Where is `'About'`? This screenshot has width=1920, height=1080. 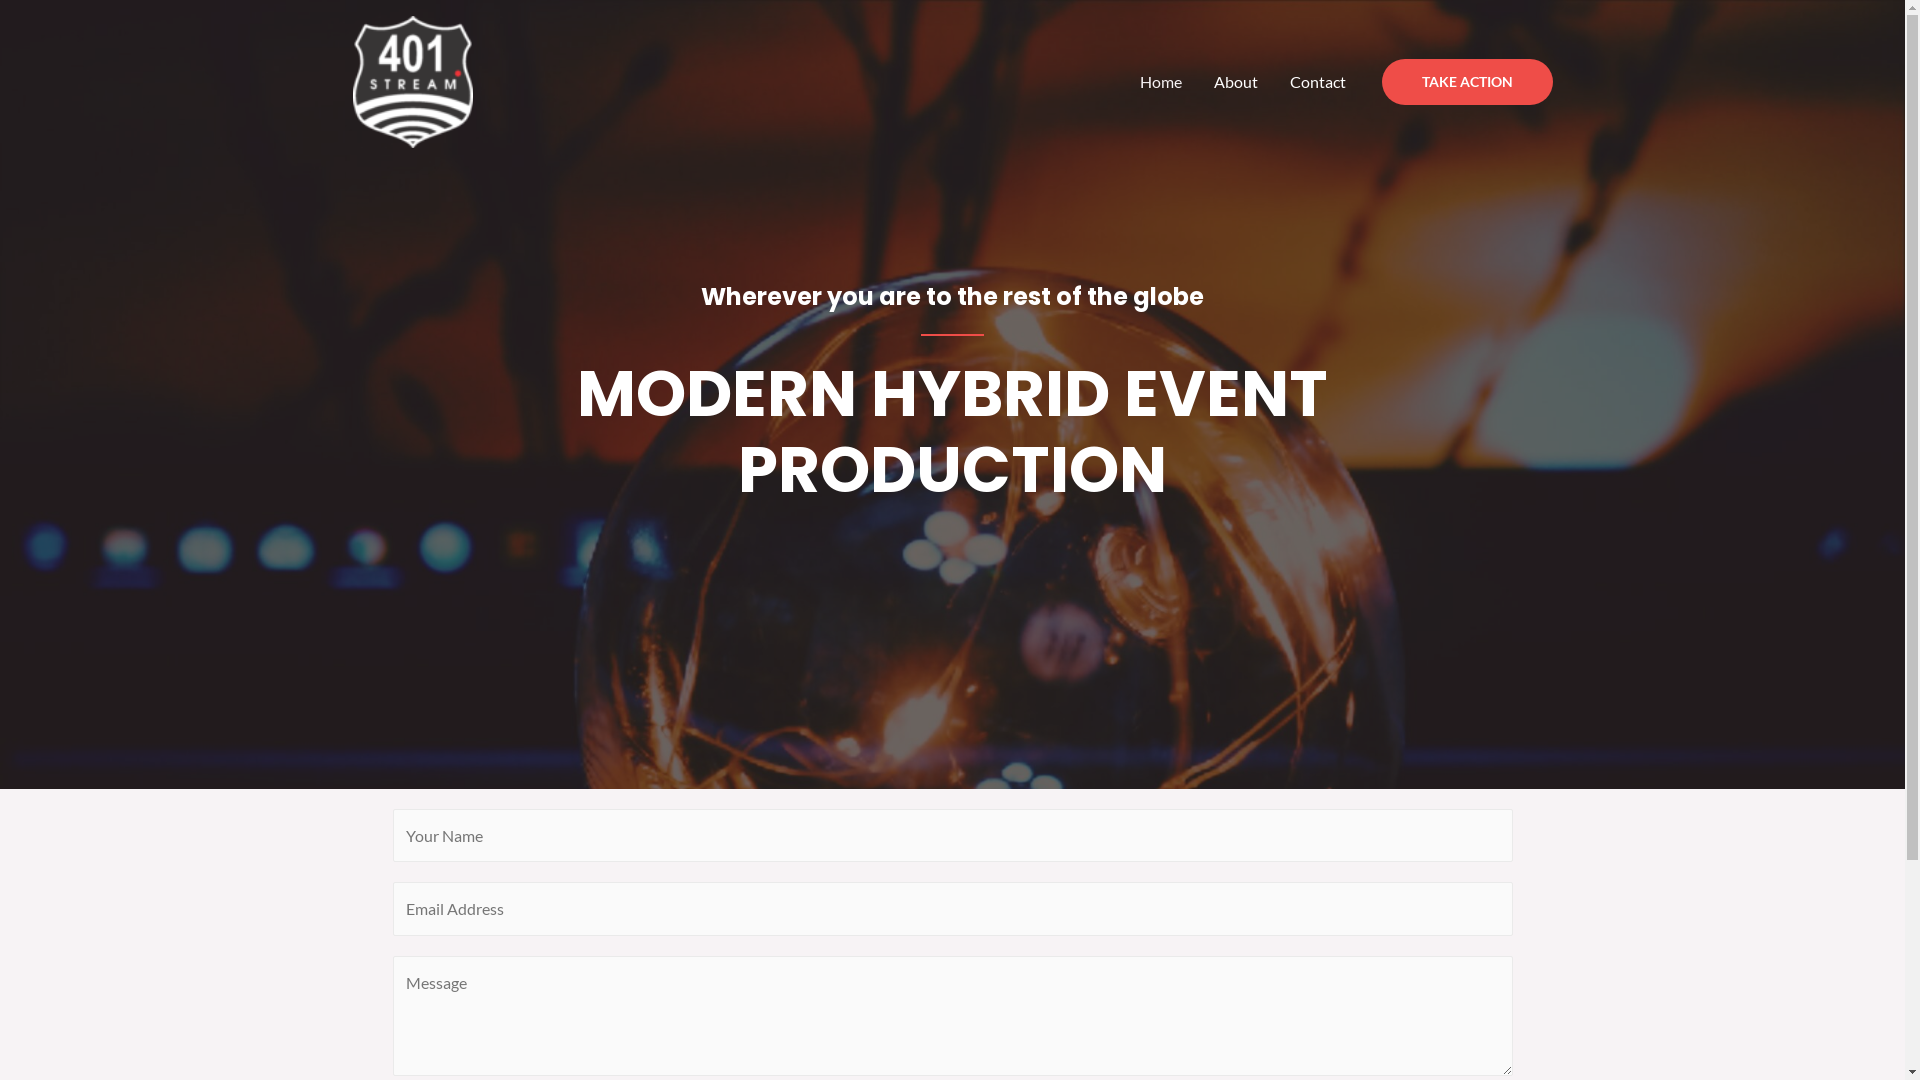
'About' is located at coordinates (1235, 80).